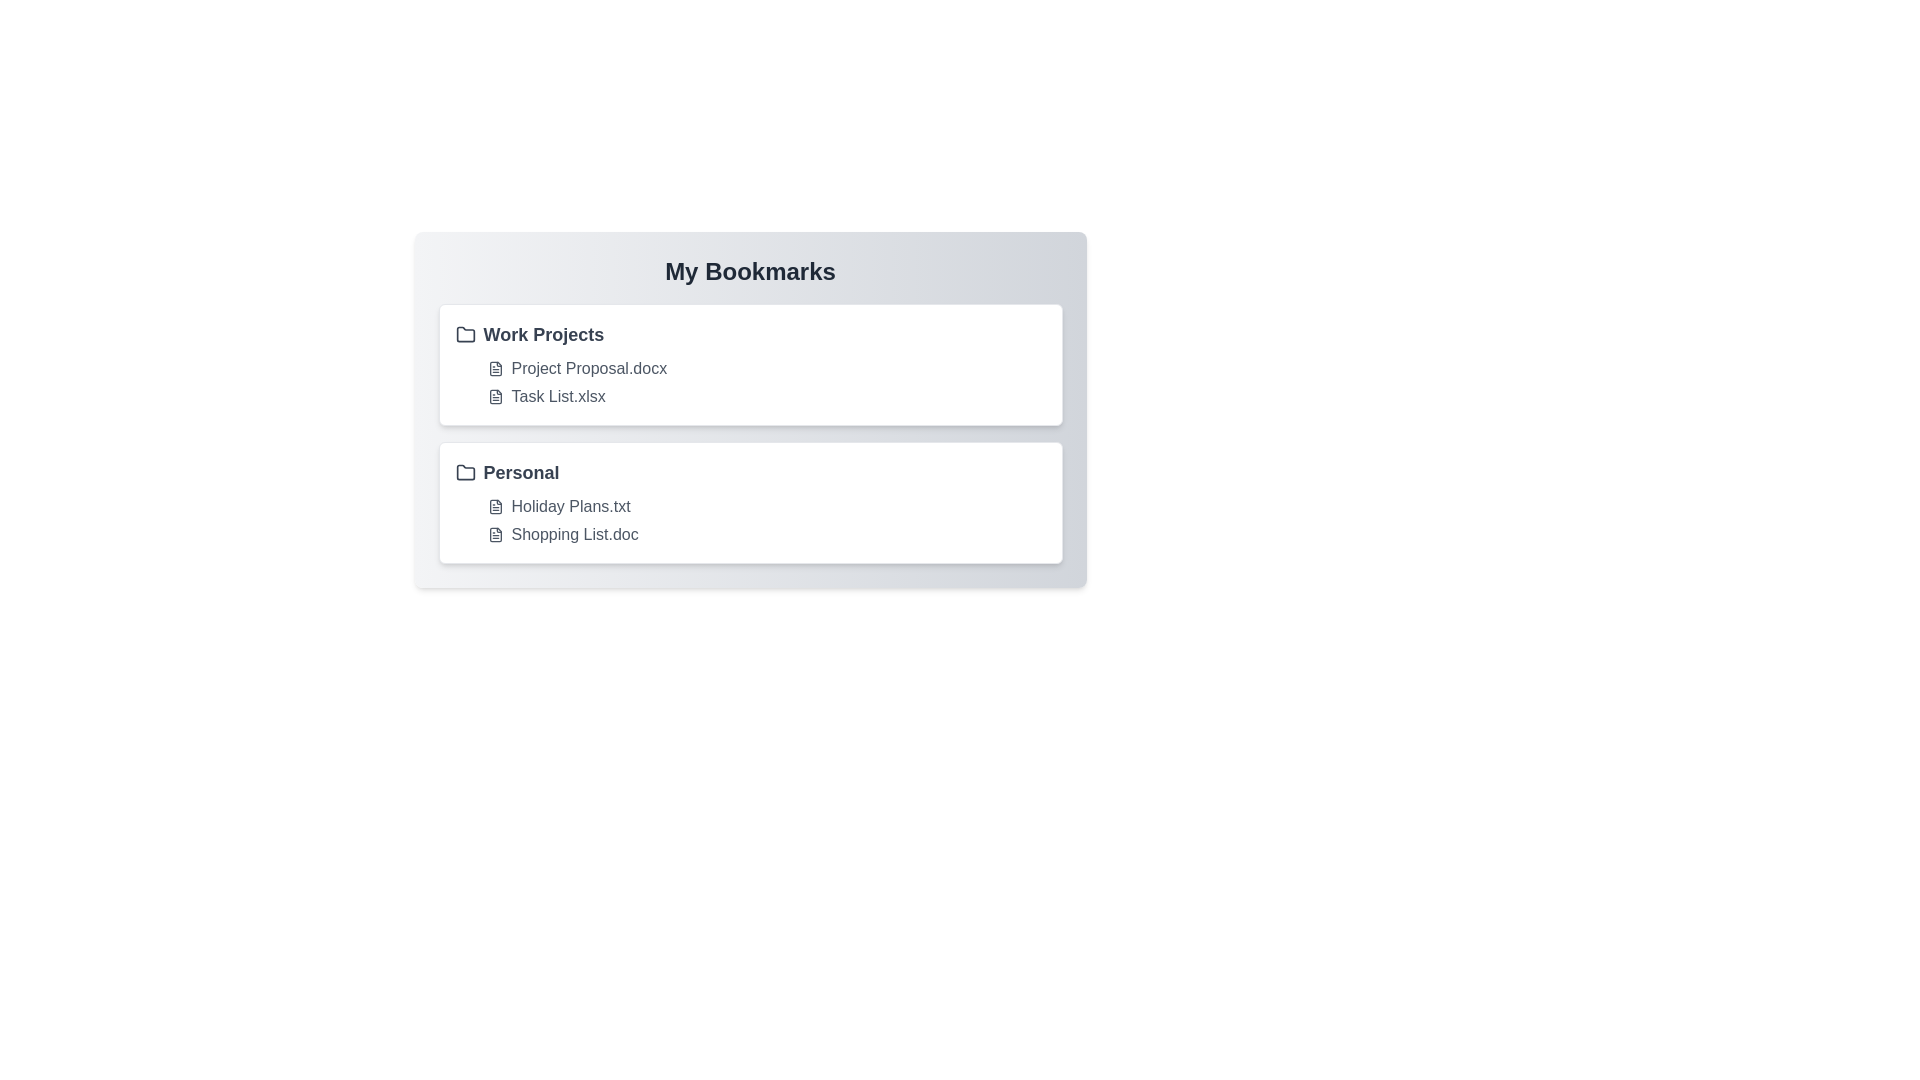  Describe the element at coordinates (495, 397) in the screenshot. I see `the document icon in the 'My Bookmarks' interface, which is represented as a rectangular sheet with a folded corner at the top-right, to interpret it as a file indicator` at that location.